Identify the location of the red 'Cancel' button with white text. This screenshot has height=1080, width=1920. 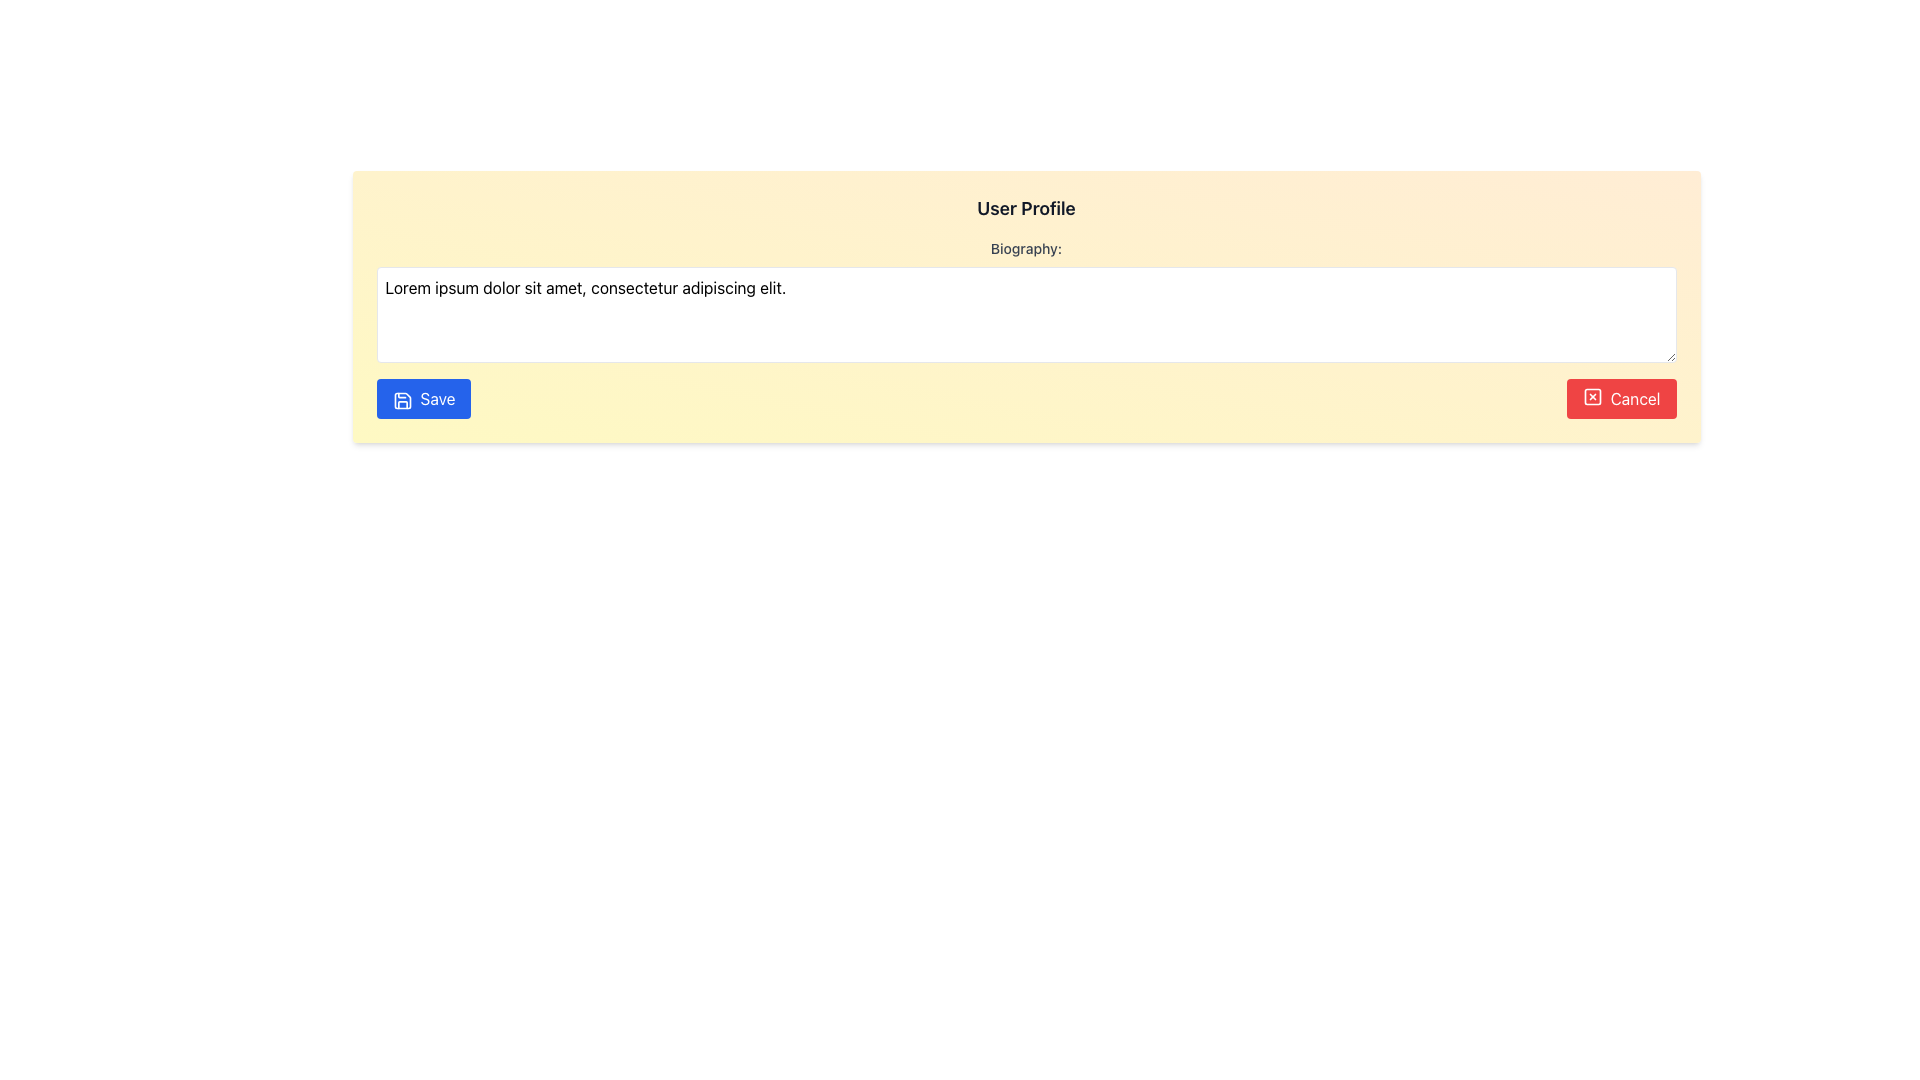
(1621, 398).